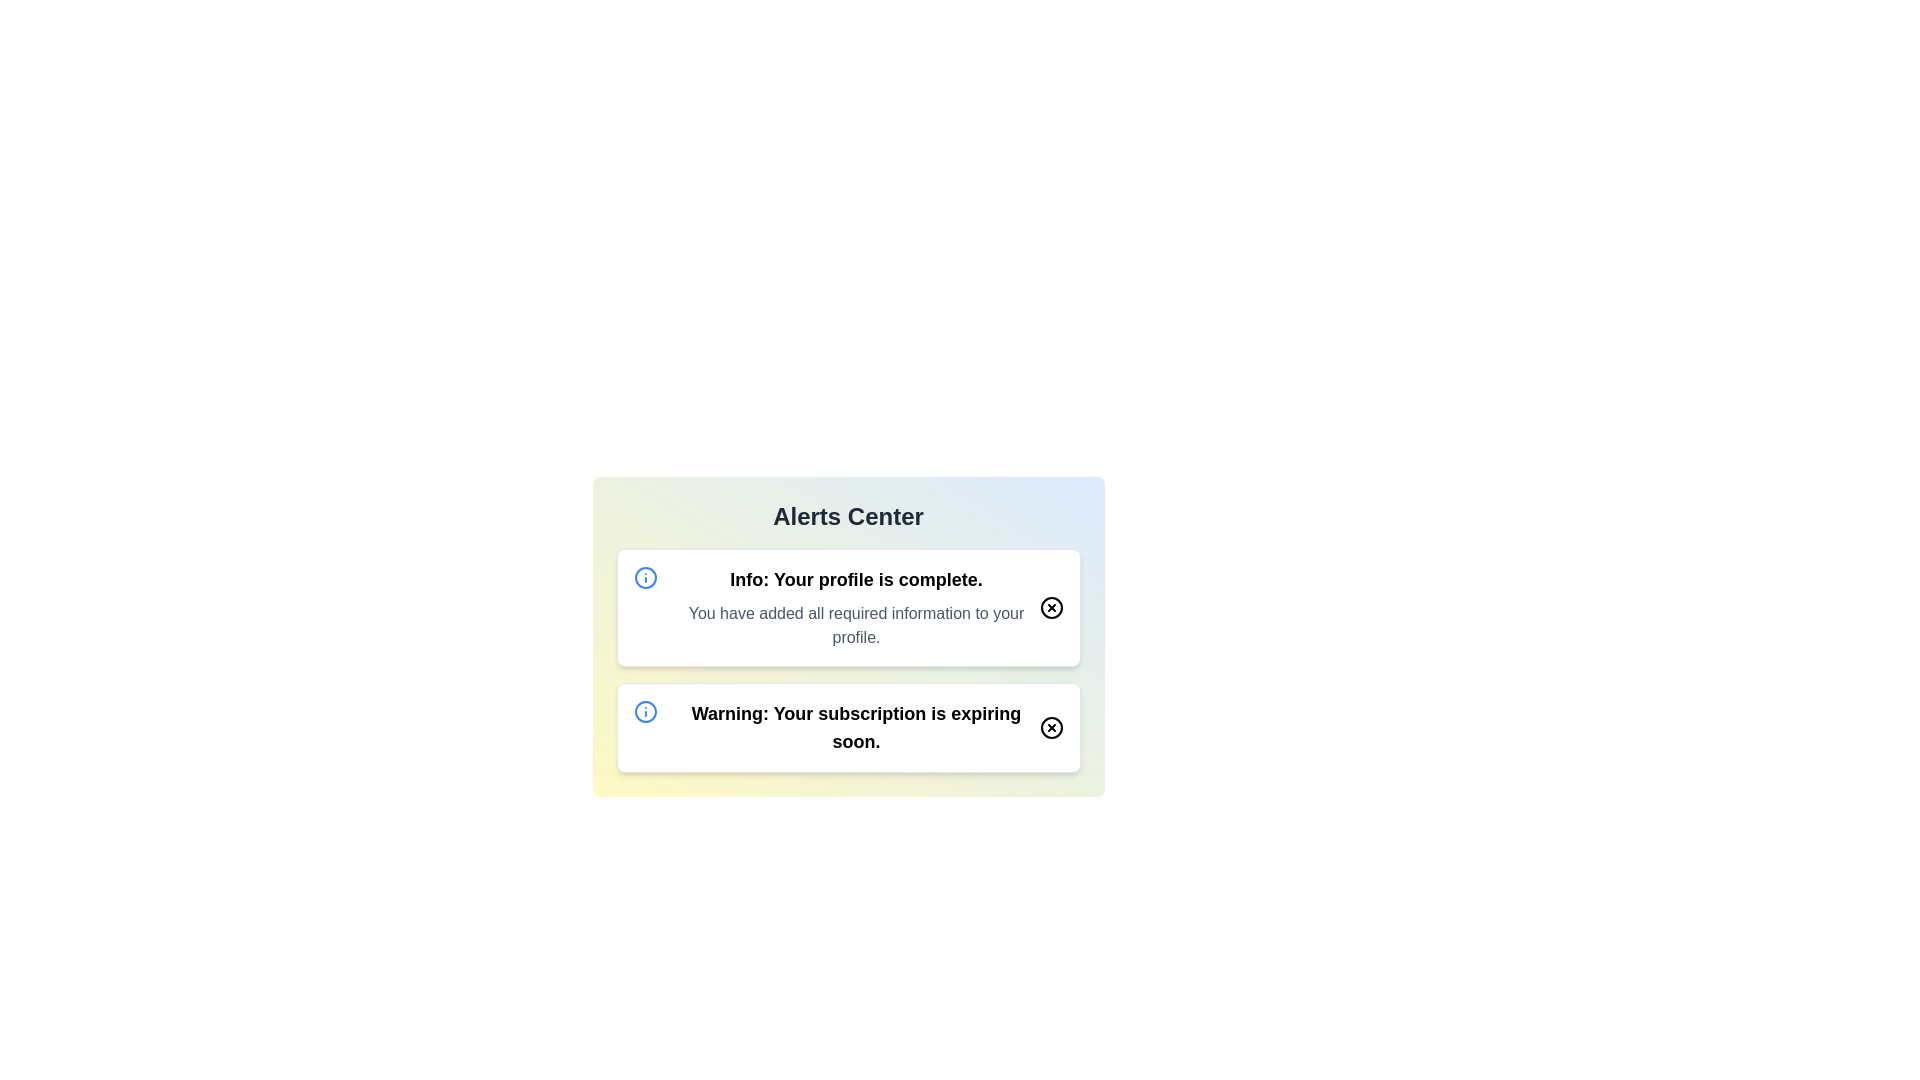  What do you see at coordinates (645, 578) in the screenshot?
I see `the Info icon to trigger its associated action` at bounding box center [645, 578].